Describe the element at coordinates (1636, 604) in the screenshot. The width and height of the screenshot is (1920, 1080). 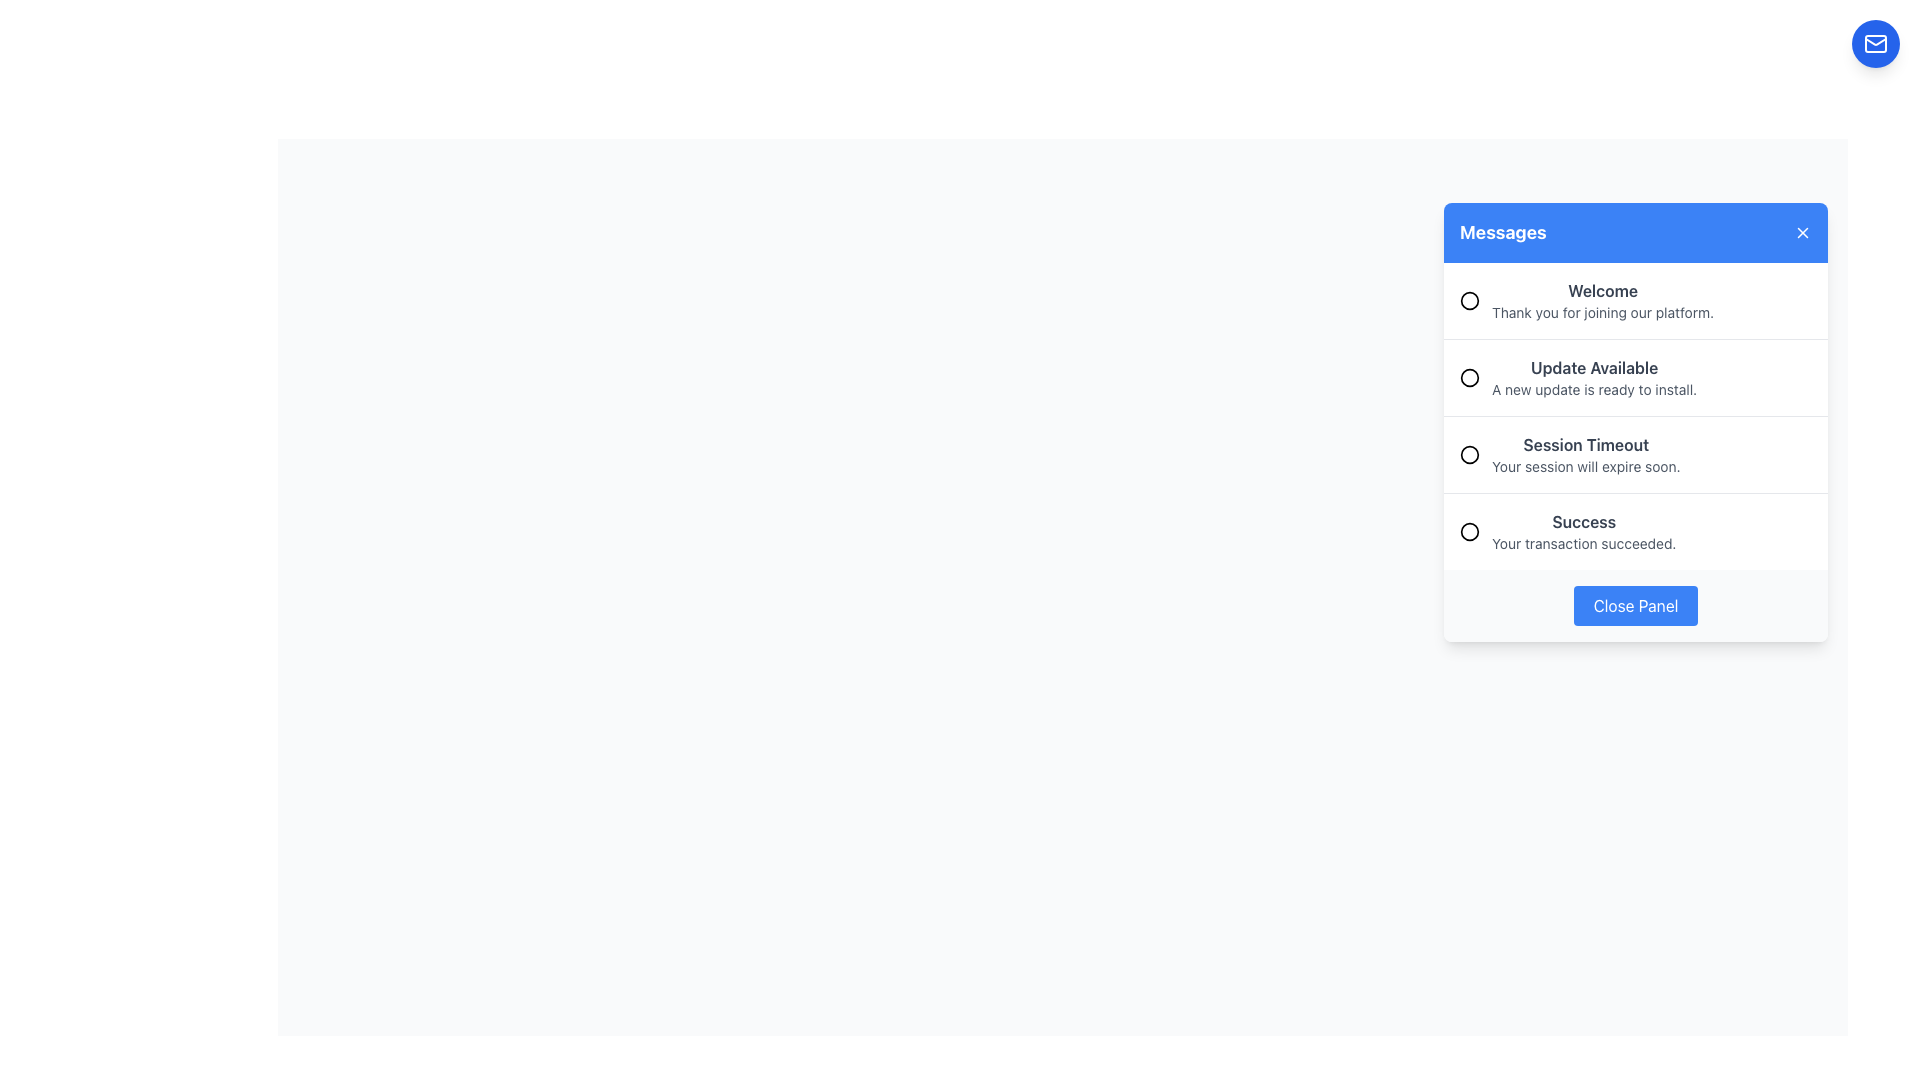
I see `the close button located at the bottom center of the 'Messages' panel` at that location.